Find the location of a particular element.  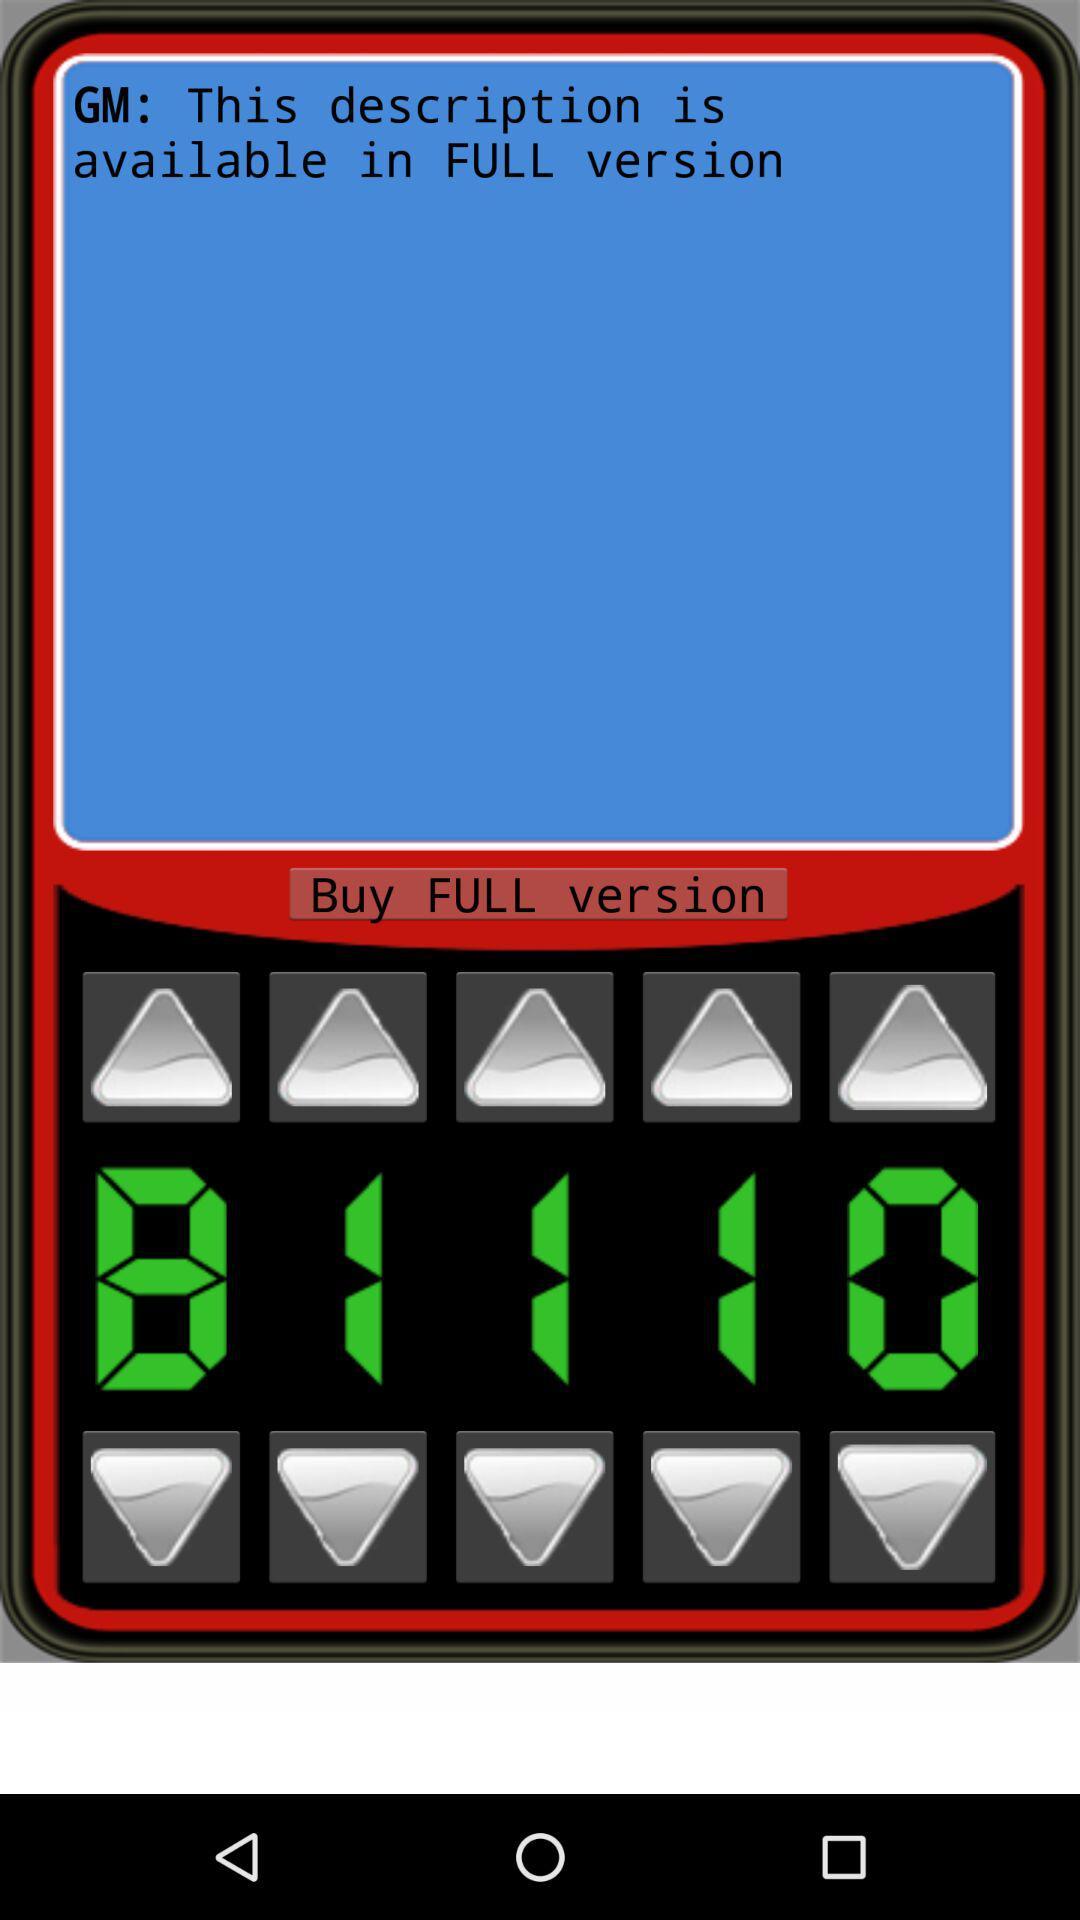

the expand_more icon is located at coordinates (533, 1612).